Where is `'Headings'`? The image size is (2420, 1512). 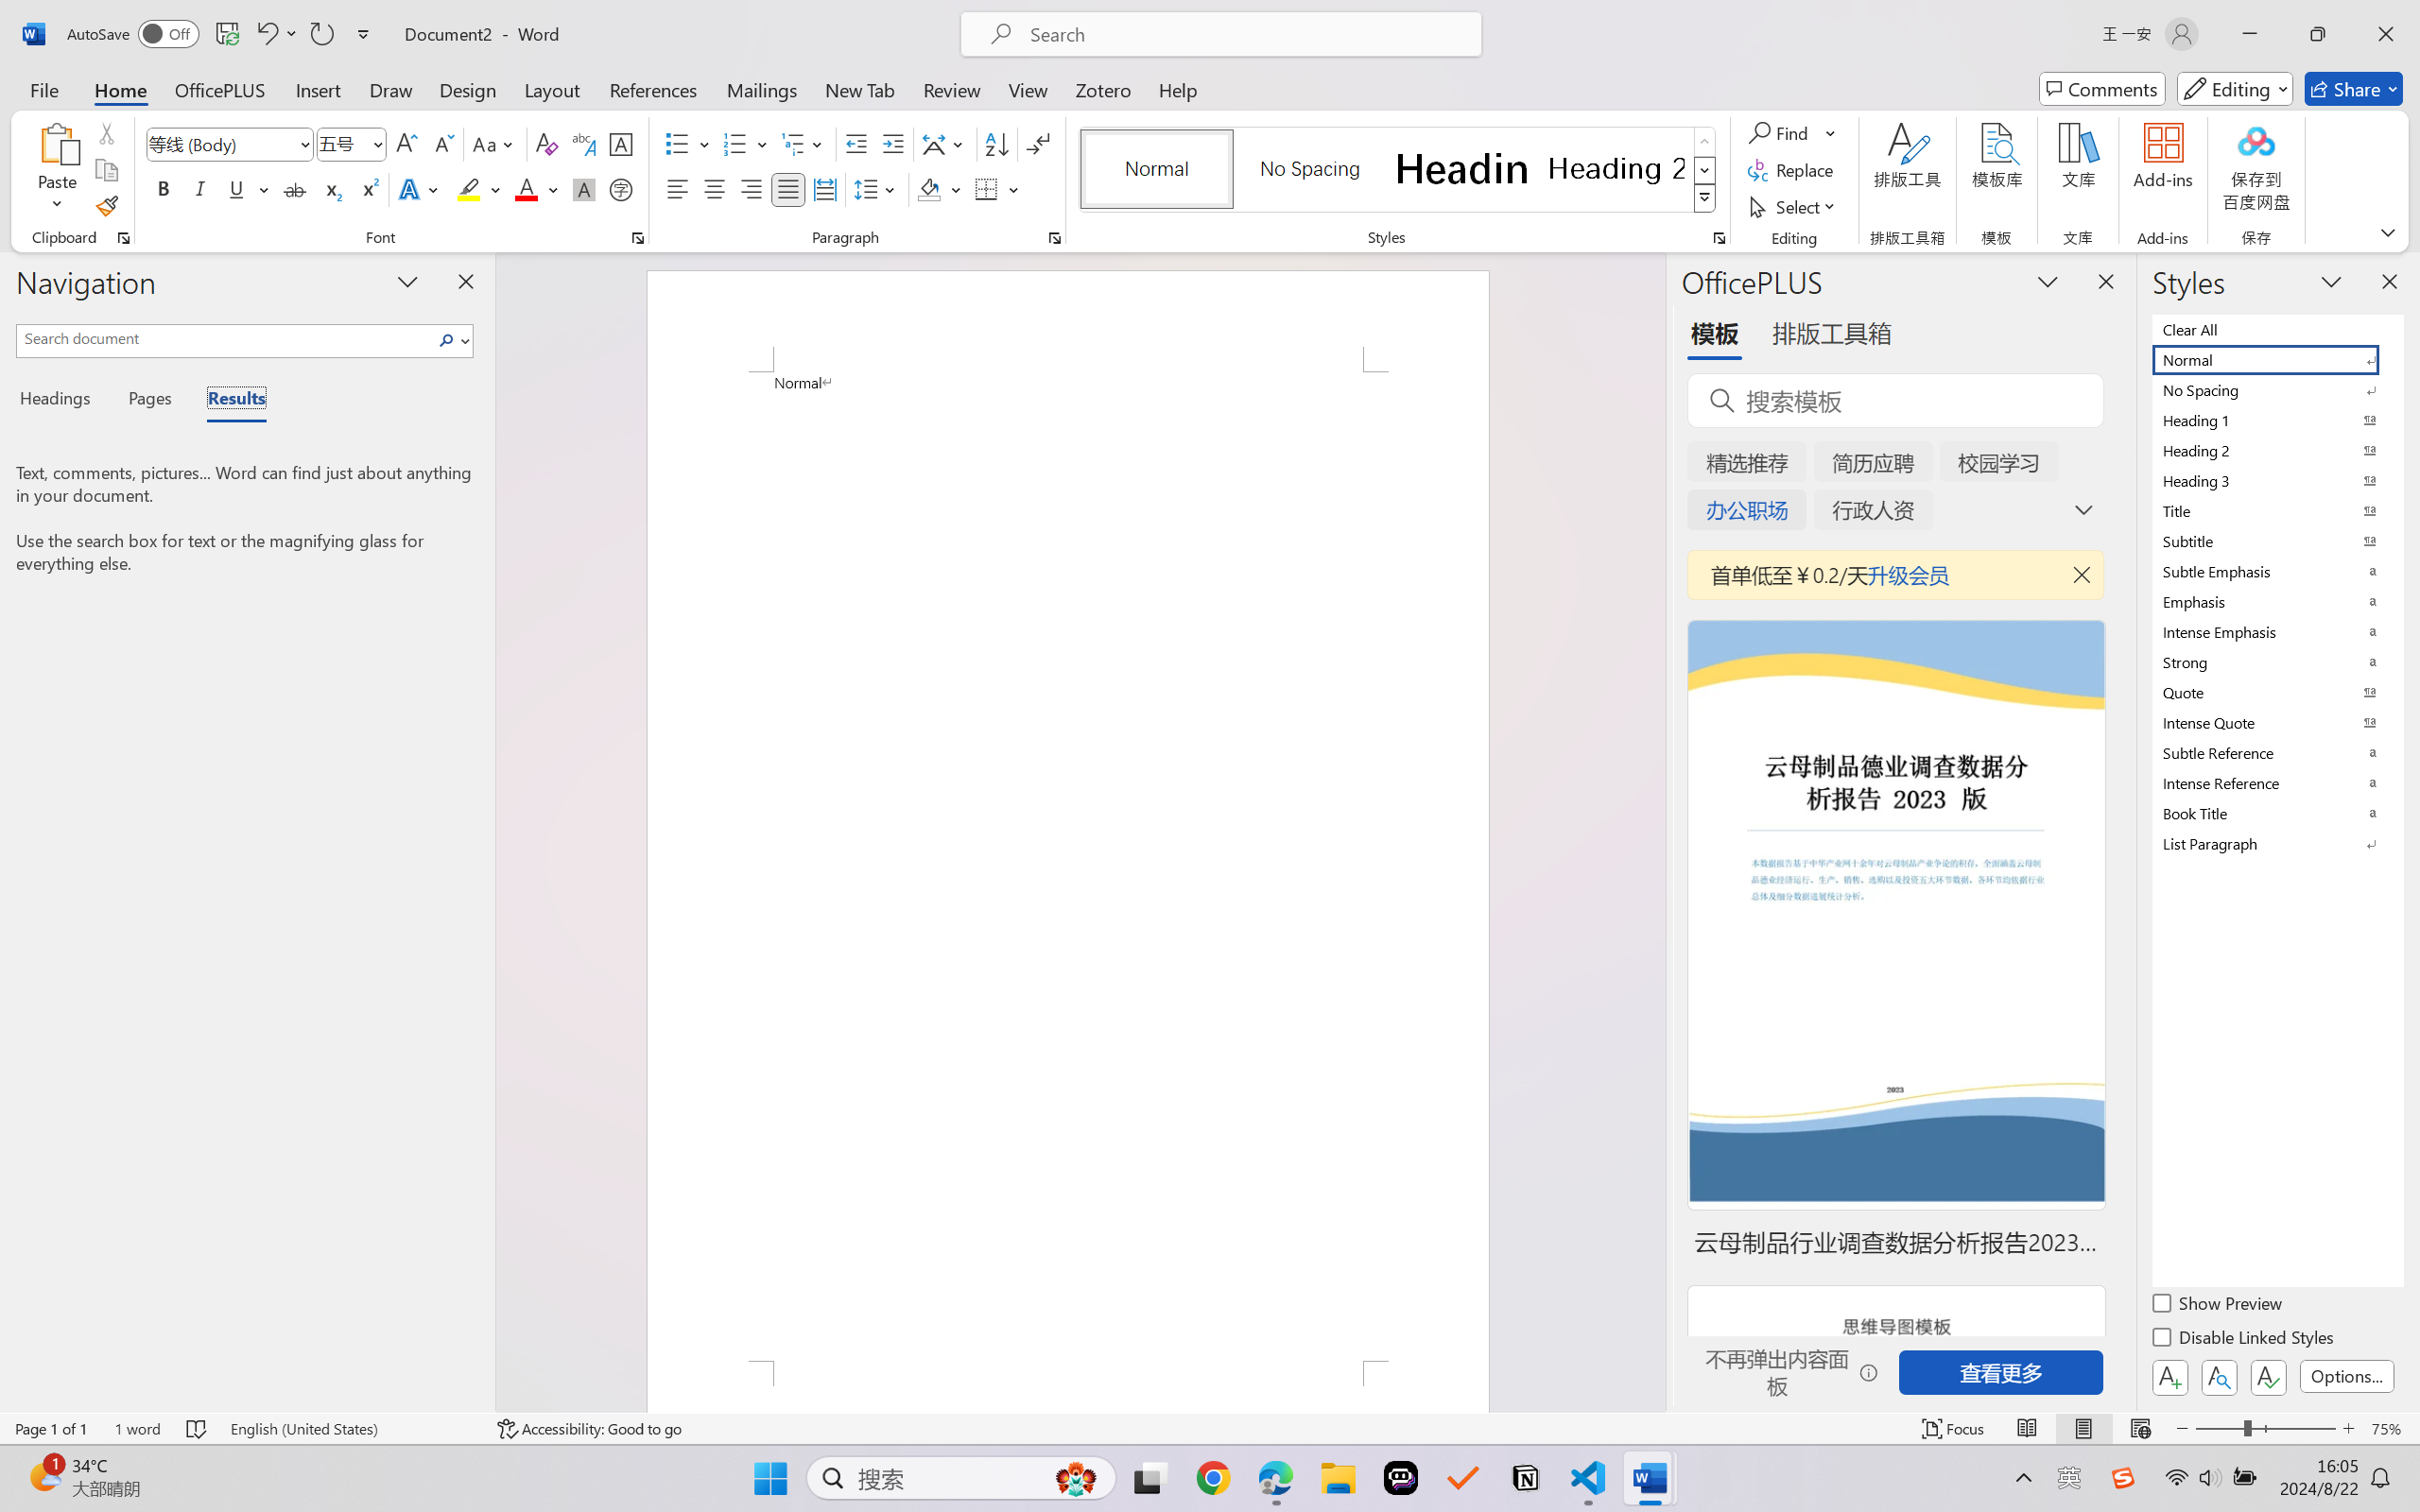 'Headings' is located at coordinates (61, 401).